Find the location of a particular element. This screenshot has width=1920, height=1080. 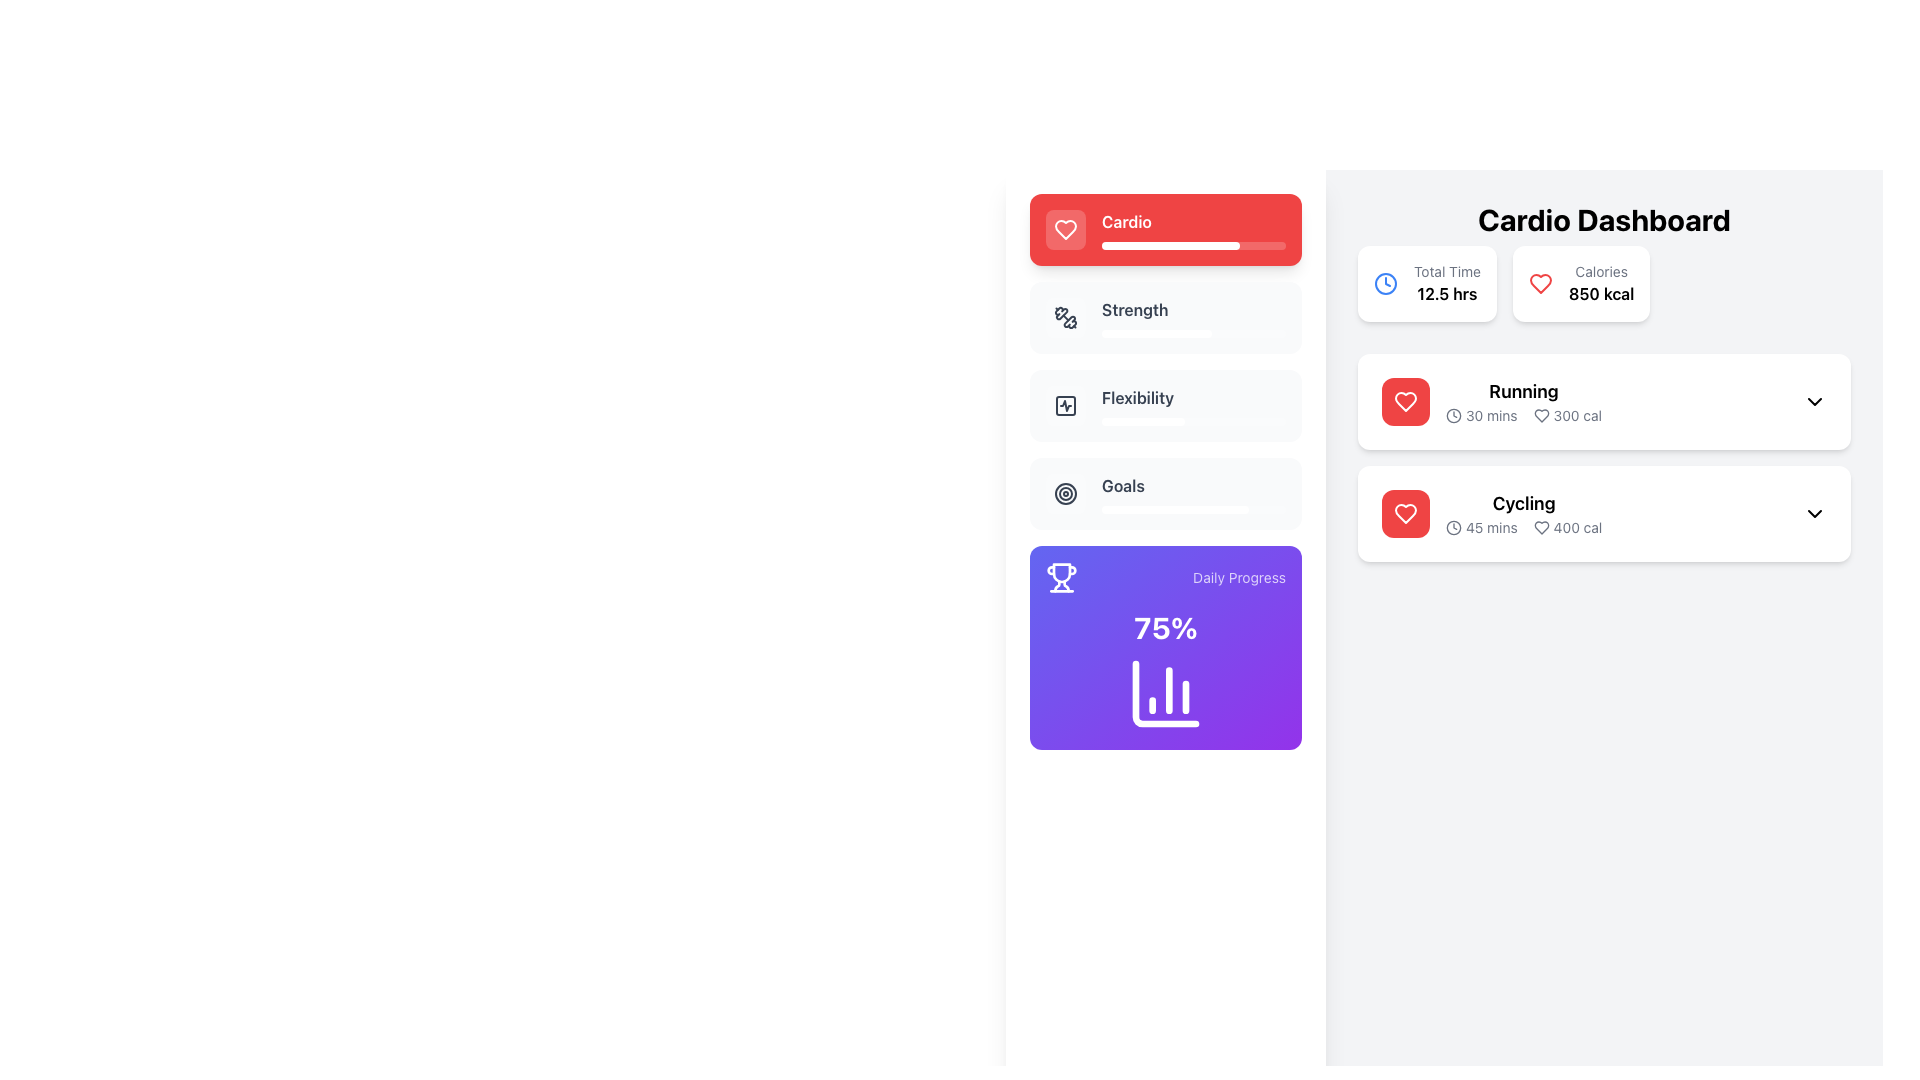

value displayed in the Text Display Element that shows '75%' in a bold, extra-large font on a gradient background within the 'Daily Progress' section is located at coordinates (1166, 627).